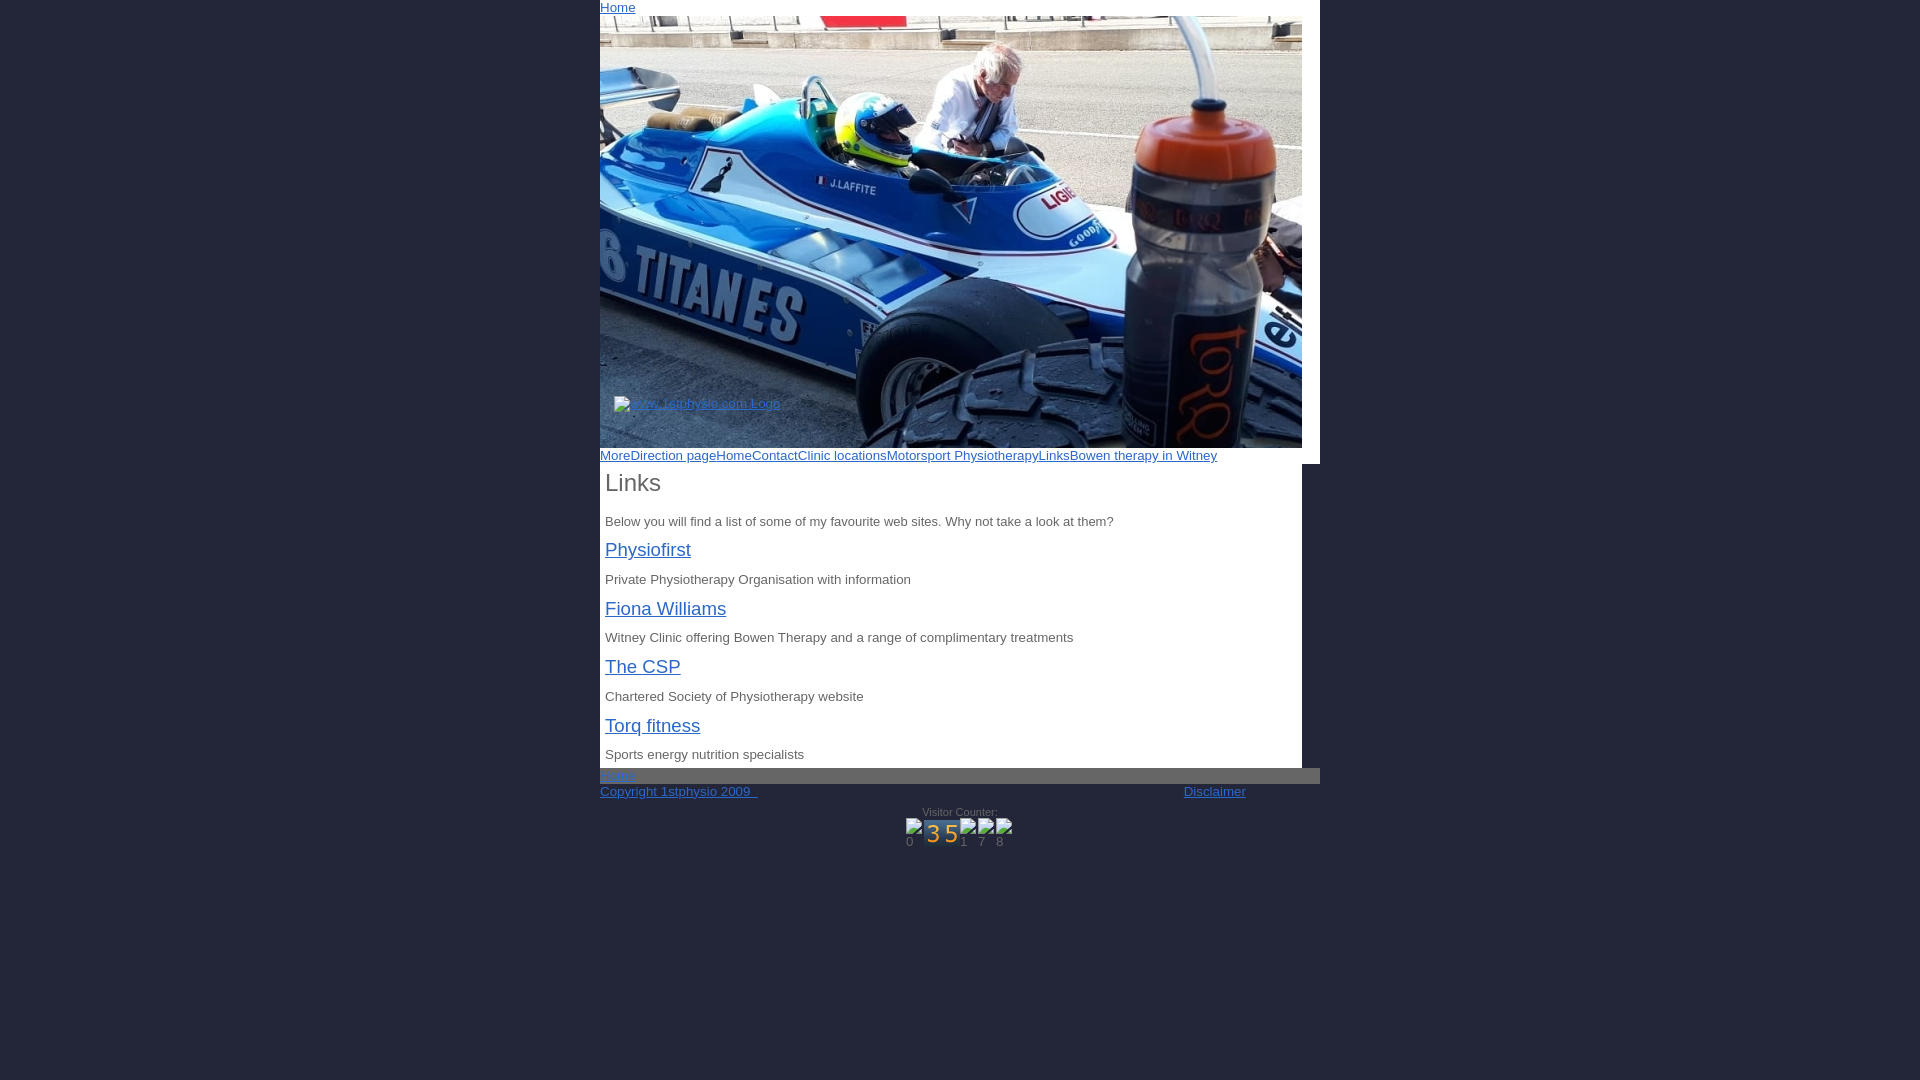  I want to click on 'More', so click(613, 455).